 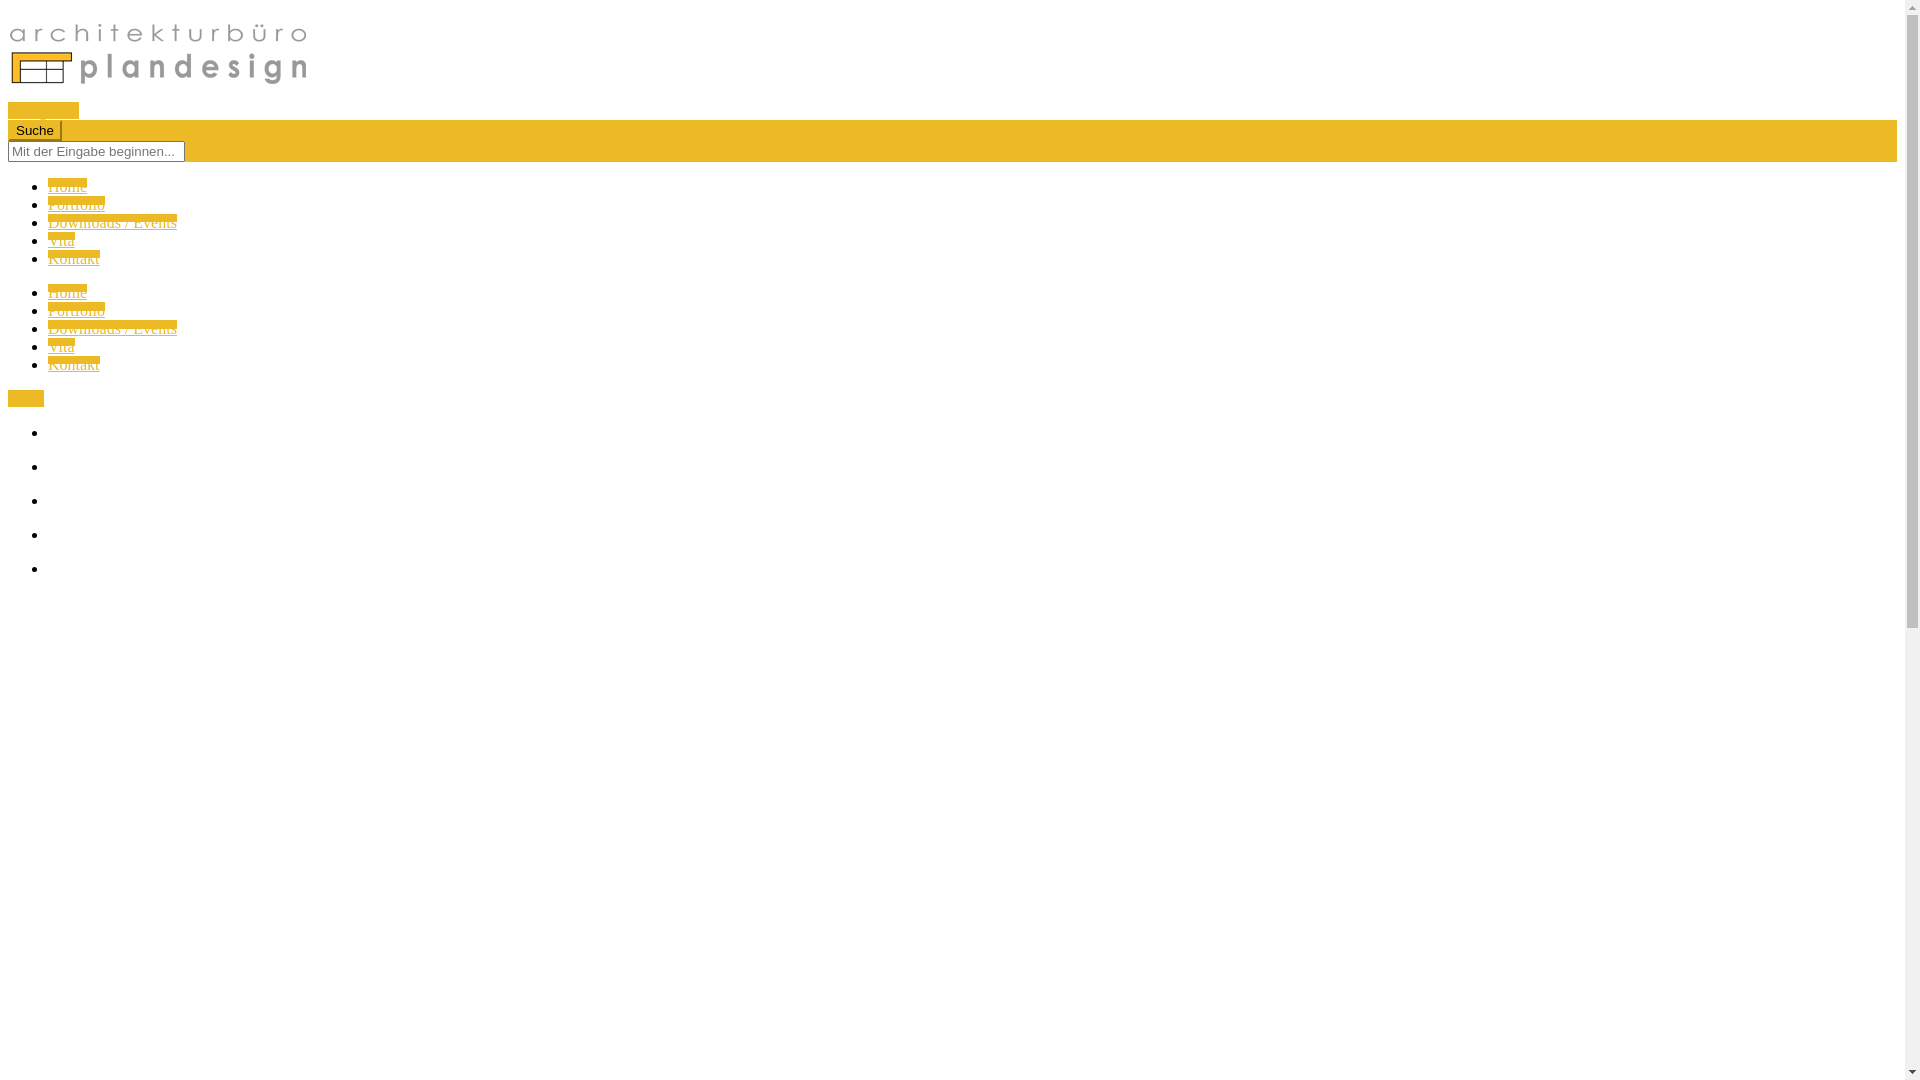 What do you see at coordinates (8, 130) in the screenshot?
I see `'Suche'` at bounding box center [8, 130].